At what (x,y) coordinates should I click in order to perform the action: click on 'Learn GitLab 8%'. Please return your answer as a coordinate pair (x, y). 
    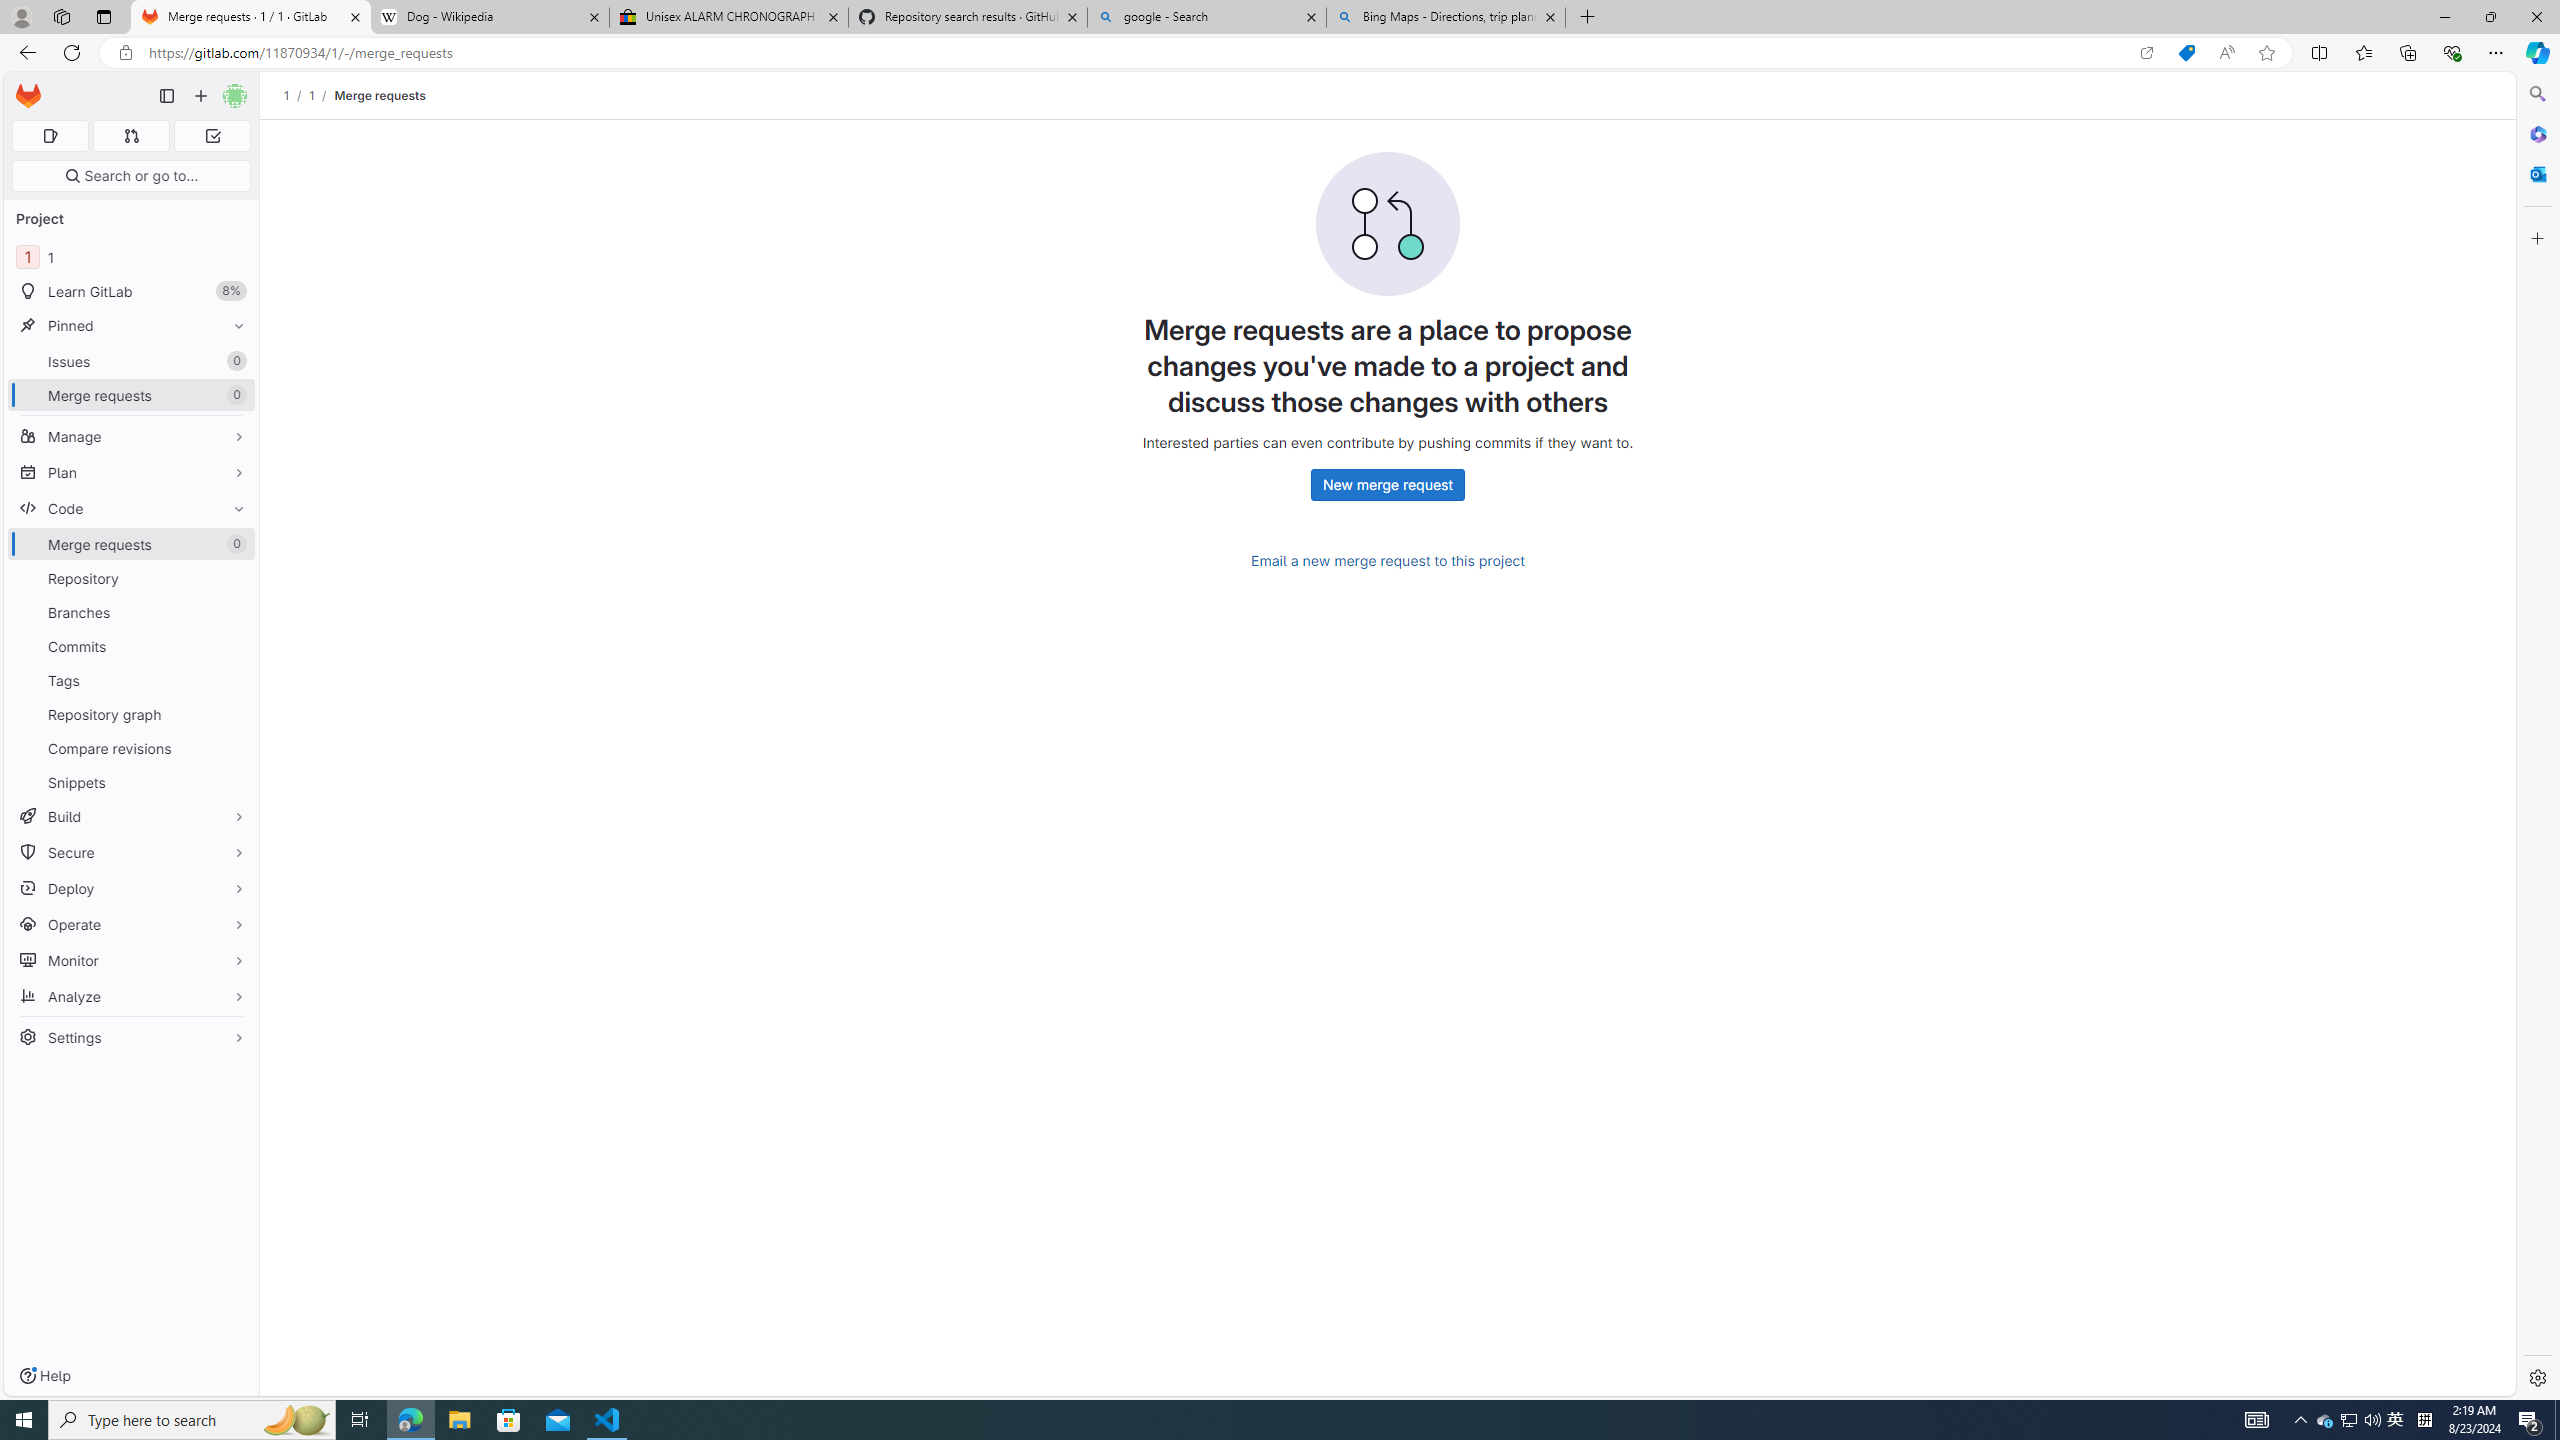
    Looking at the image, I should click on (130, 291).